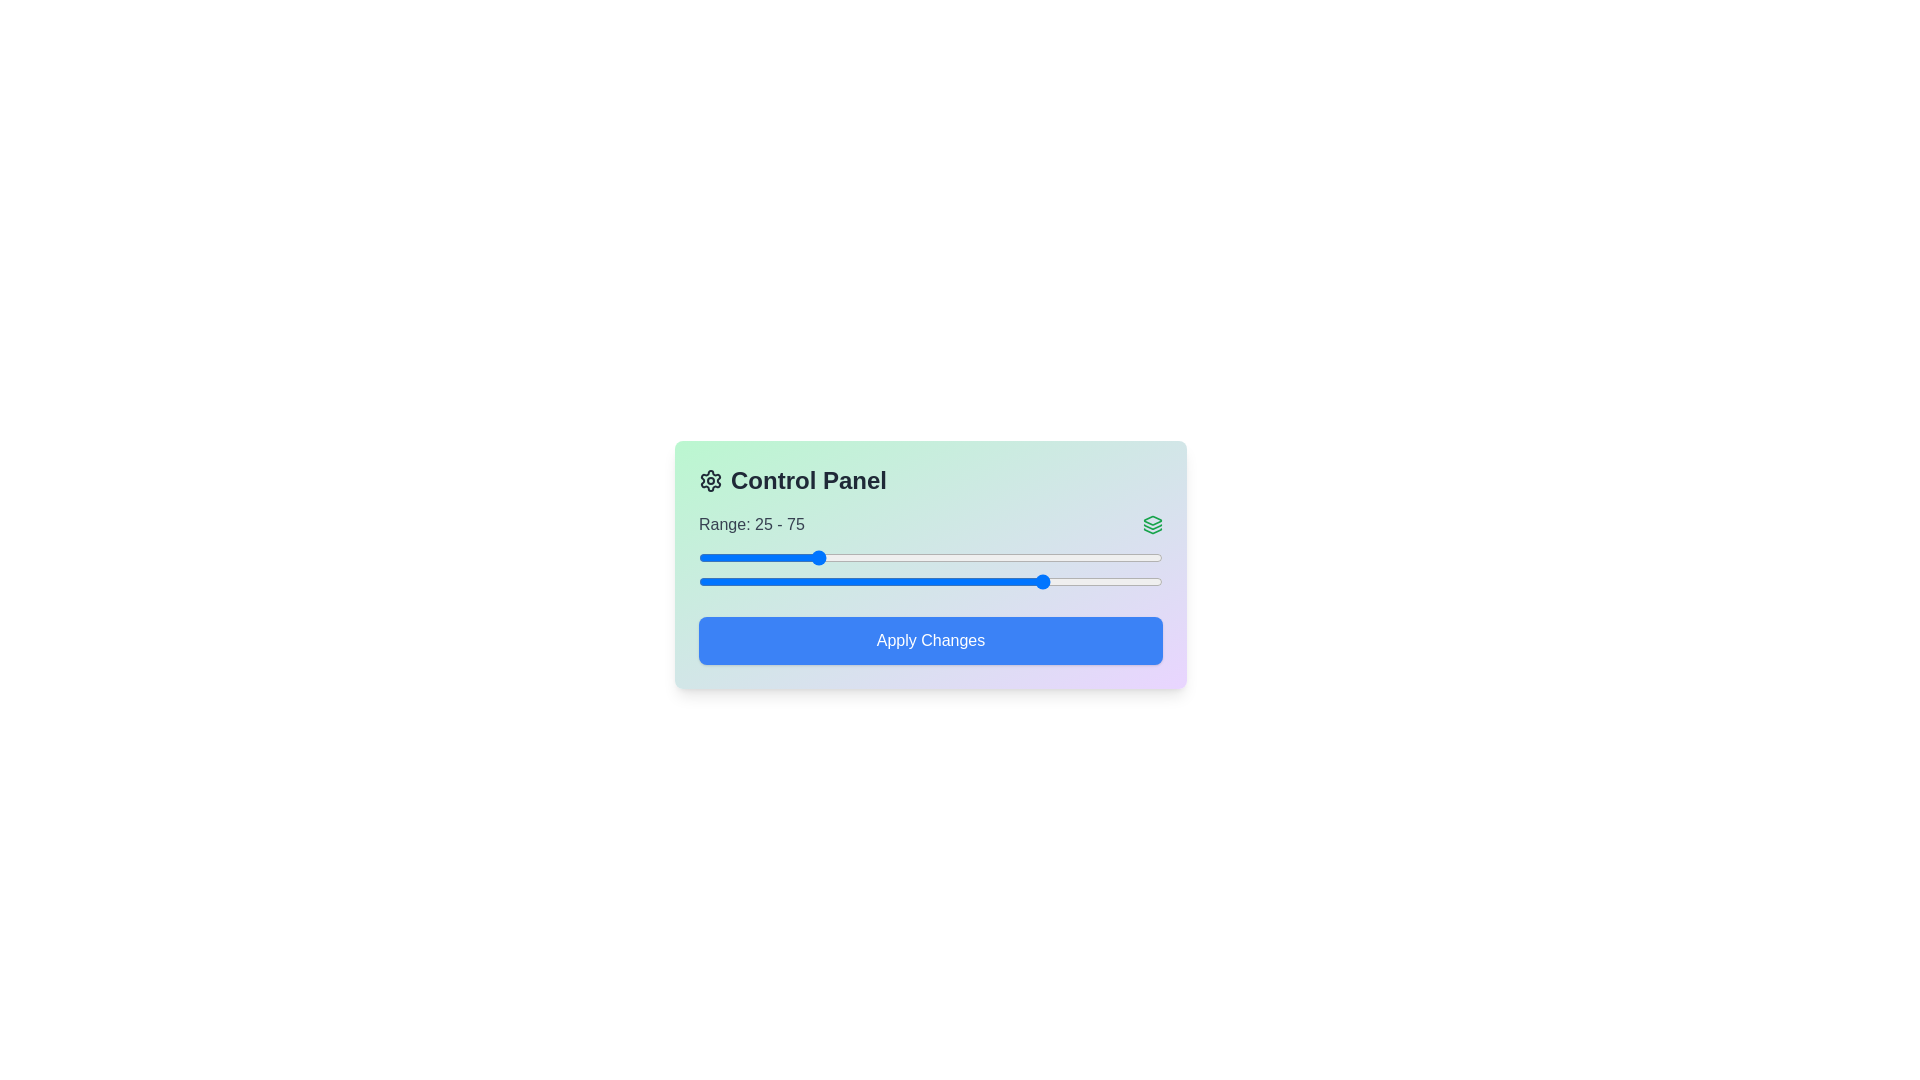 The width and height of the screenshot is (1920, 1080). What do you see at coordinates (934, 558) in the screenshot?
I see `the left slider to set the starting value to 51` at bounding box center [934, 558].